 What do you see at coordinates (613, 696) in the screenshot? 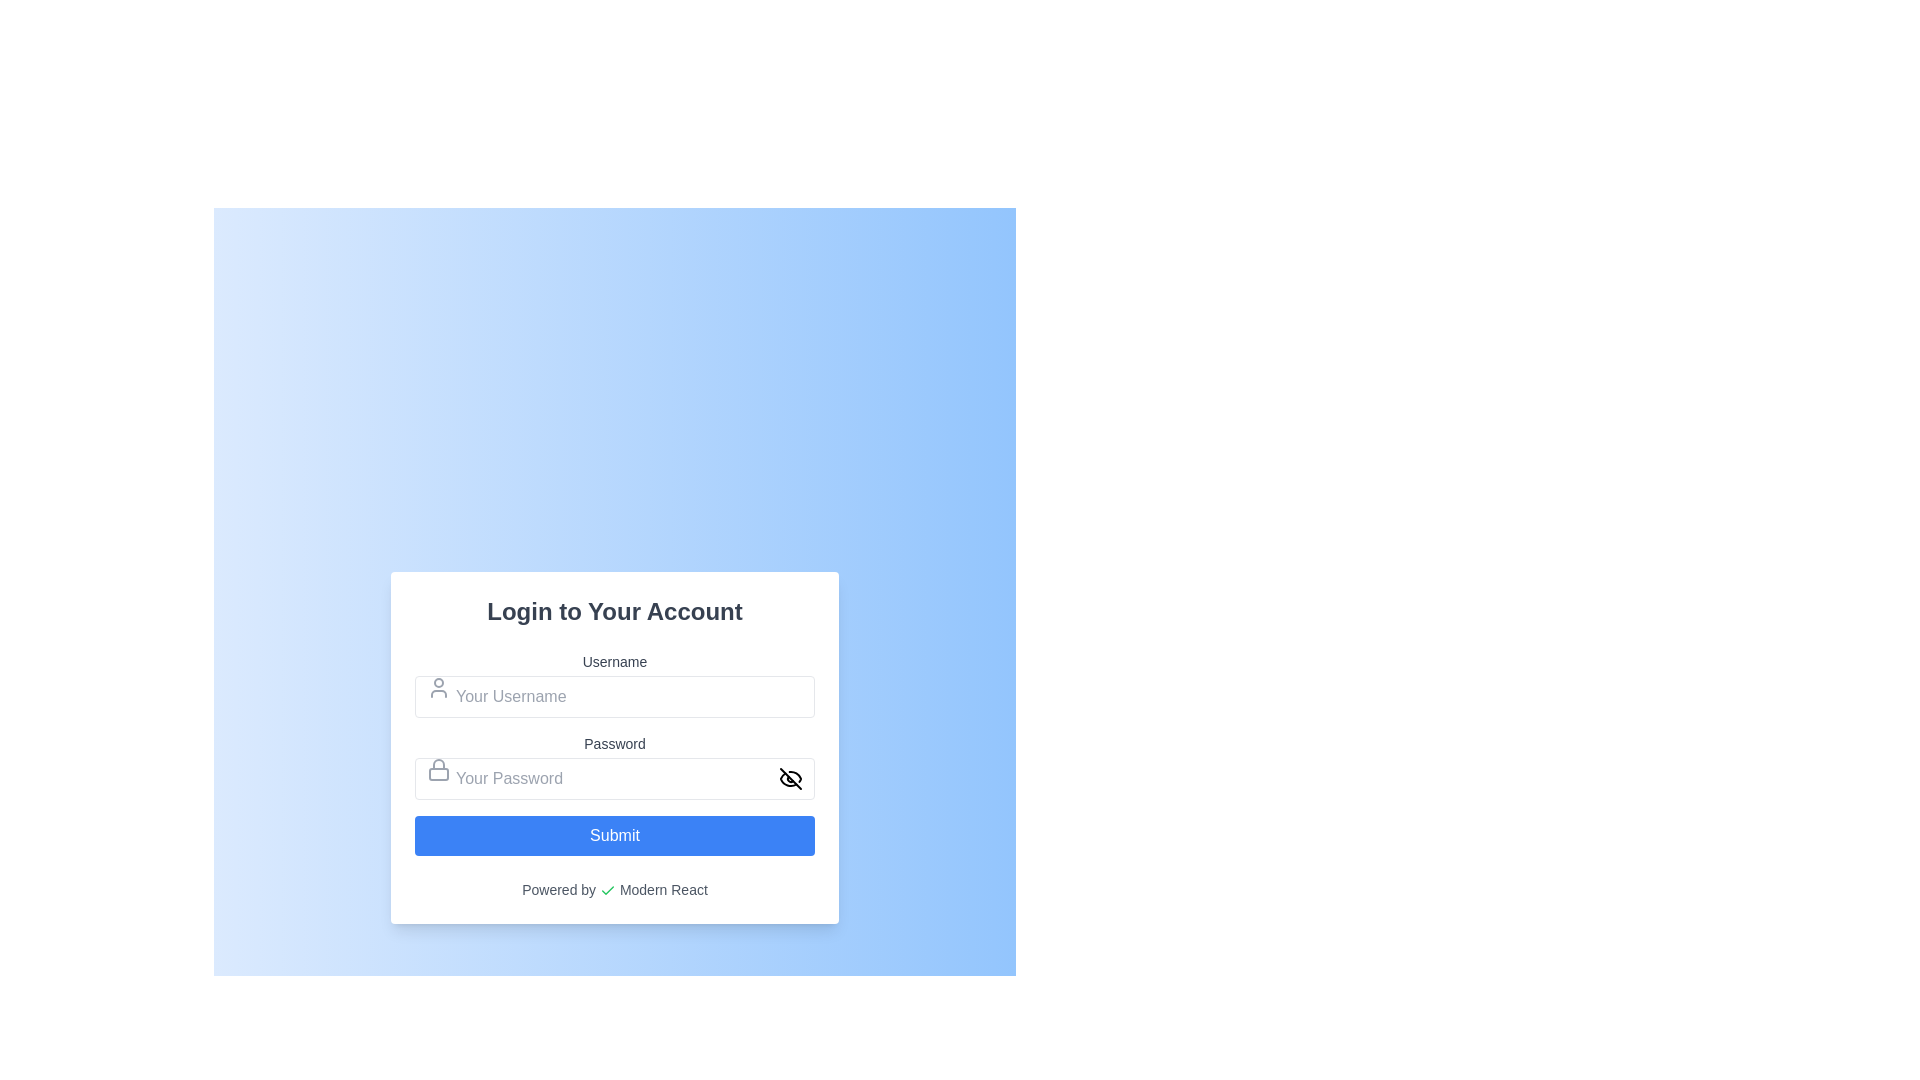
I see `inside the input field labeled 'Your Username' to focus and start typing` at bounding box center [613, 696].